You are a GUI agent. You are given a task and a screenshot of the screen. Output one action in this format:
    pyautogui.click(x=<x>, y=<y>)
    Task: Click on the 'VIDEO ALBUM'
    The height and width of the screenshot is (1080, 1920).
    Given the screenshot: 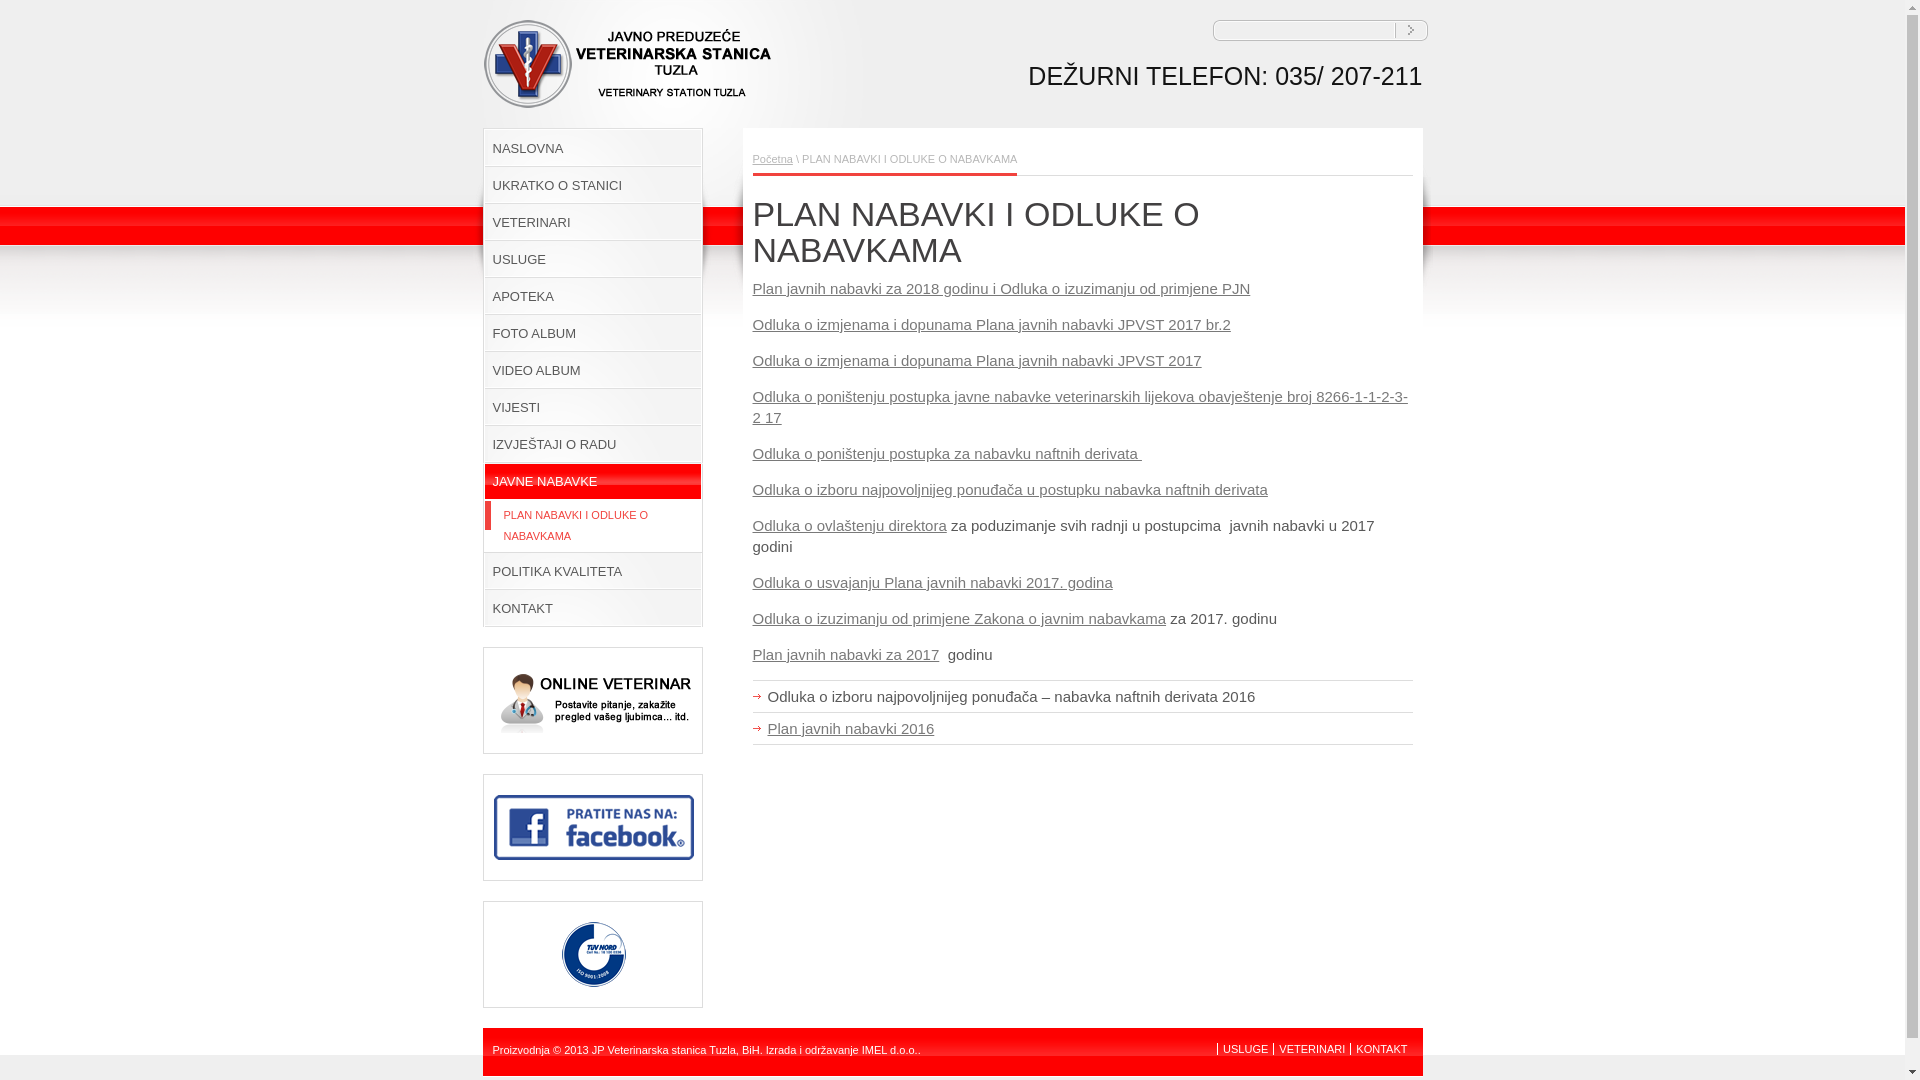 What is the action you would take?
    pyautogui.click(x=481, y=370)
    